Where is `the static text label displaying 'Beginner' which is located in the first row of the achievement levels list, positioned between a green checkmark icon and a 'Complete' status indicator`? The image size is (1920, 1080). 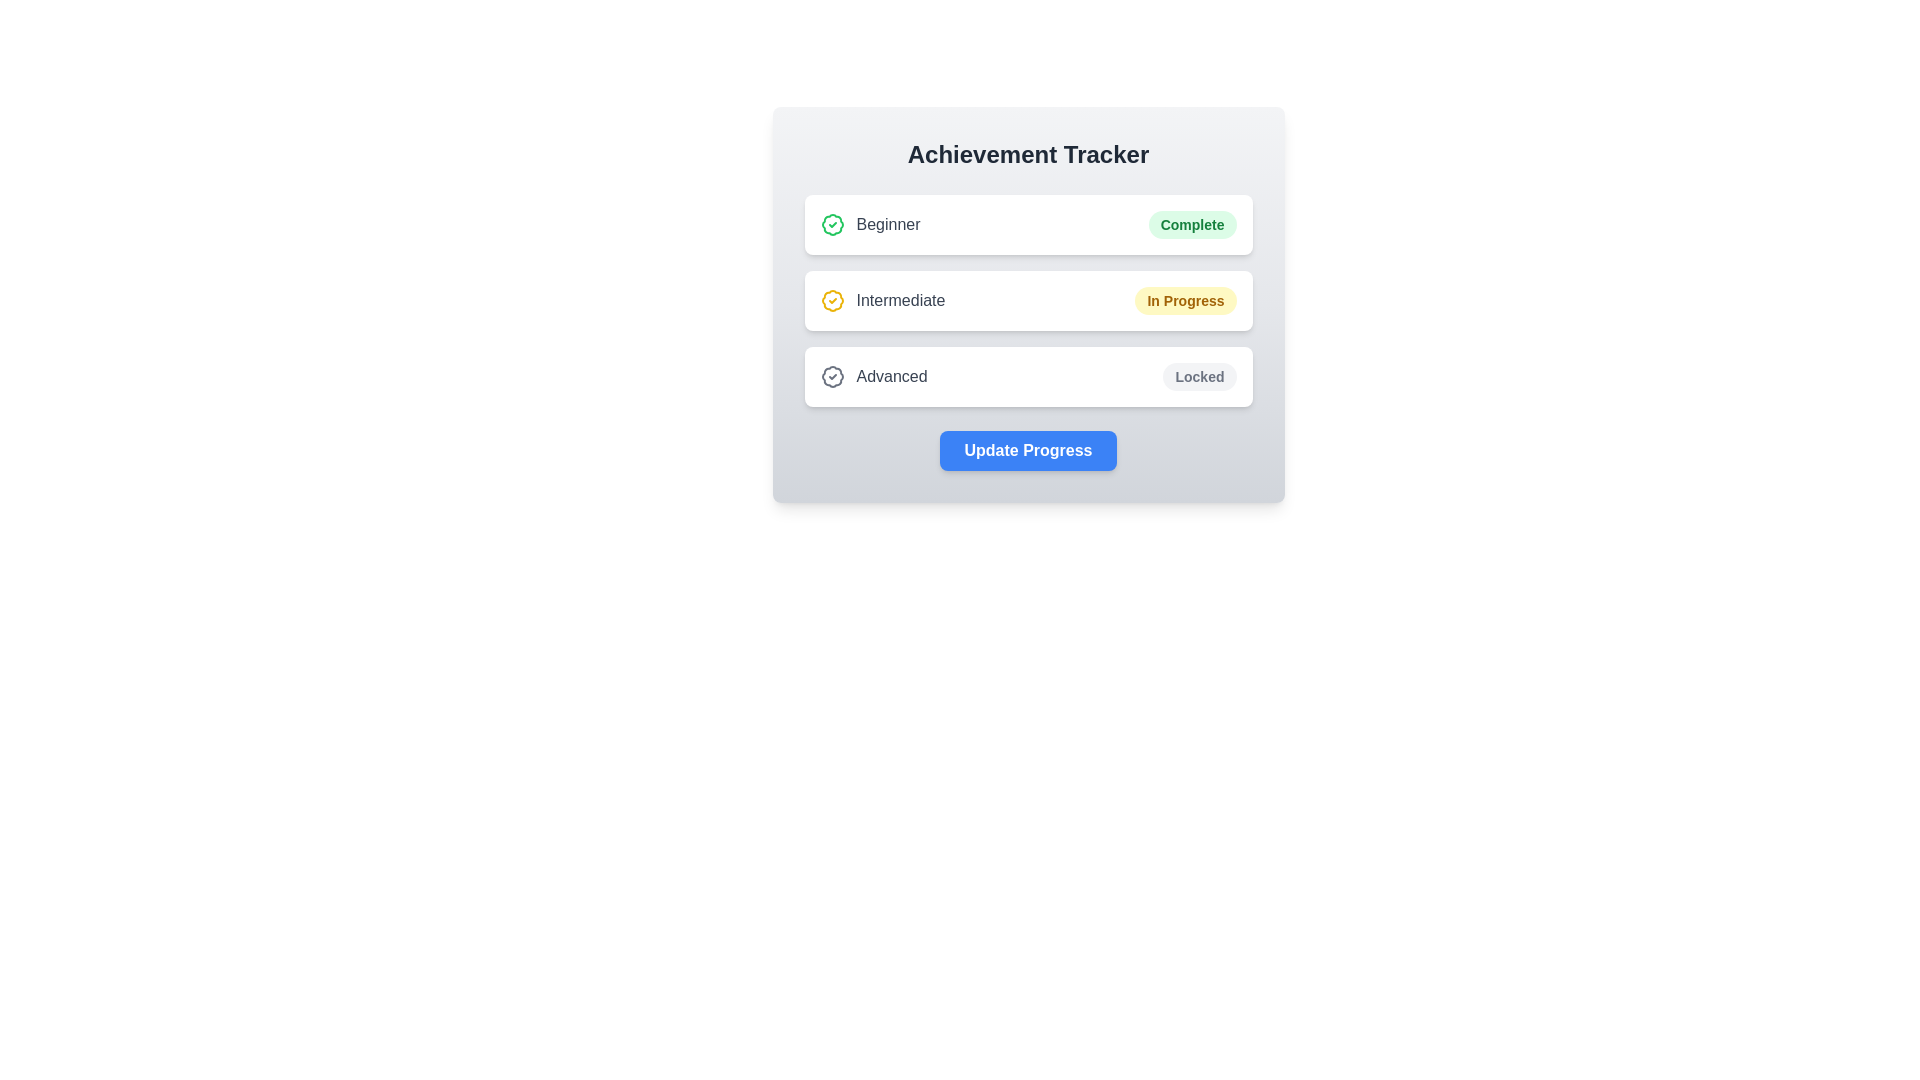 the static text label displaying 'Beginner' which is located in the first row of the achievement levels list, positioned between a green checkmark icon and a 'Complete' status indicator is located at coordinates (887, 224).